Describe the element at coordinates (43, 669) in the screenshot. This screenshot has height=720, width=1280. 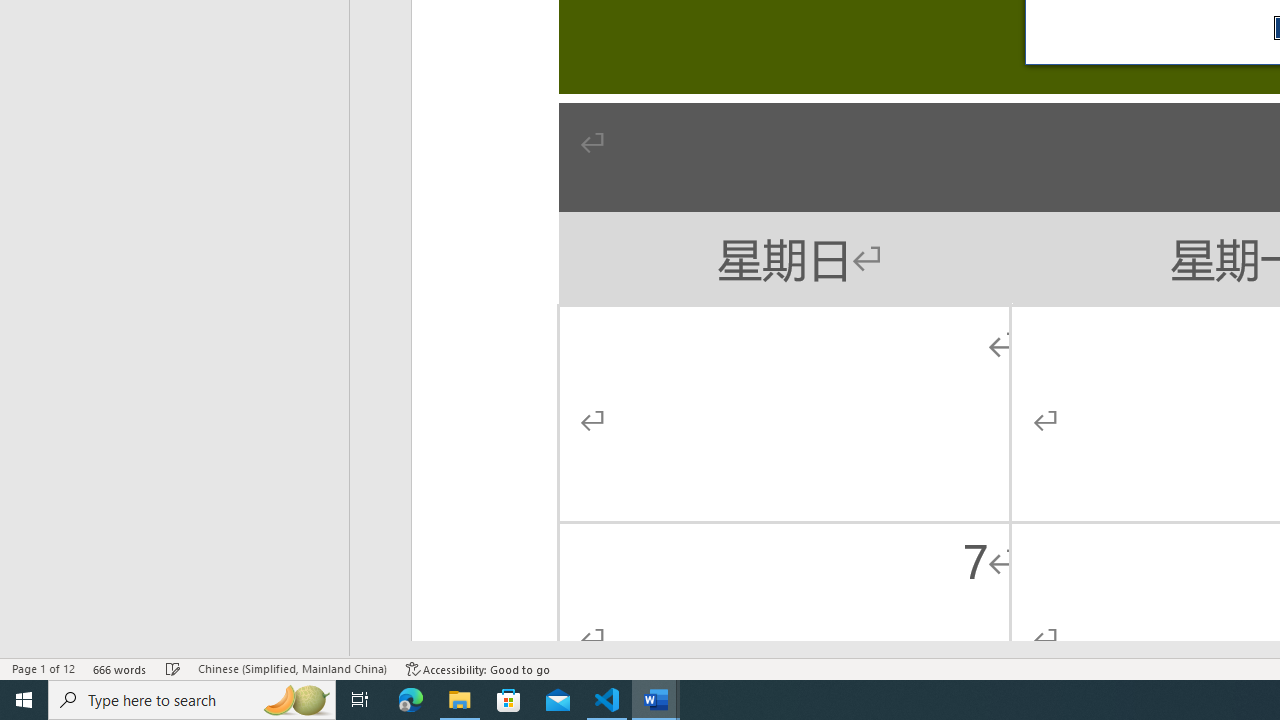
I see `'Page Number Page 1 of 12'` at that location.